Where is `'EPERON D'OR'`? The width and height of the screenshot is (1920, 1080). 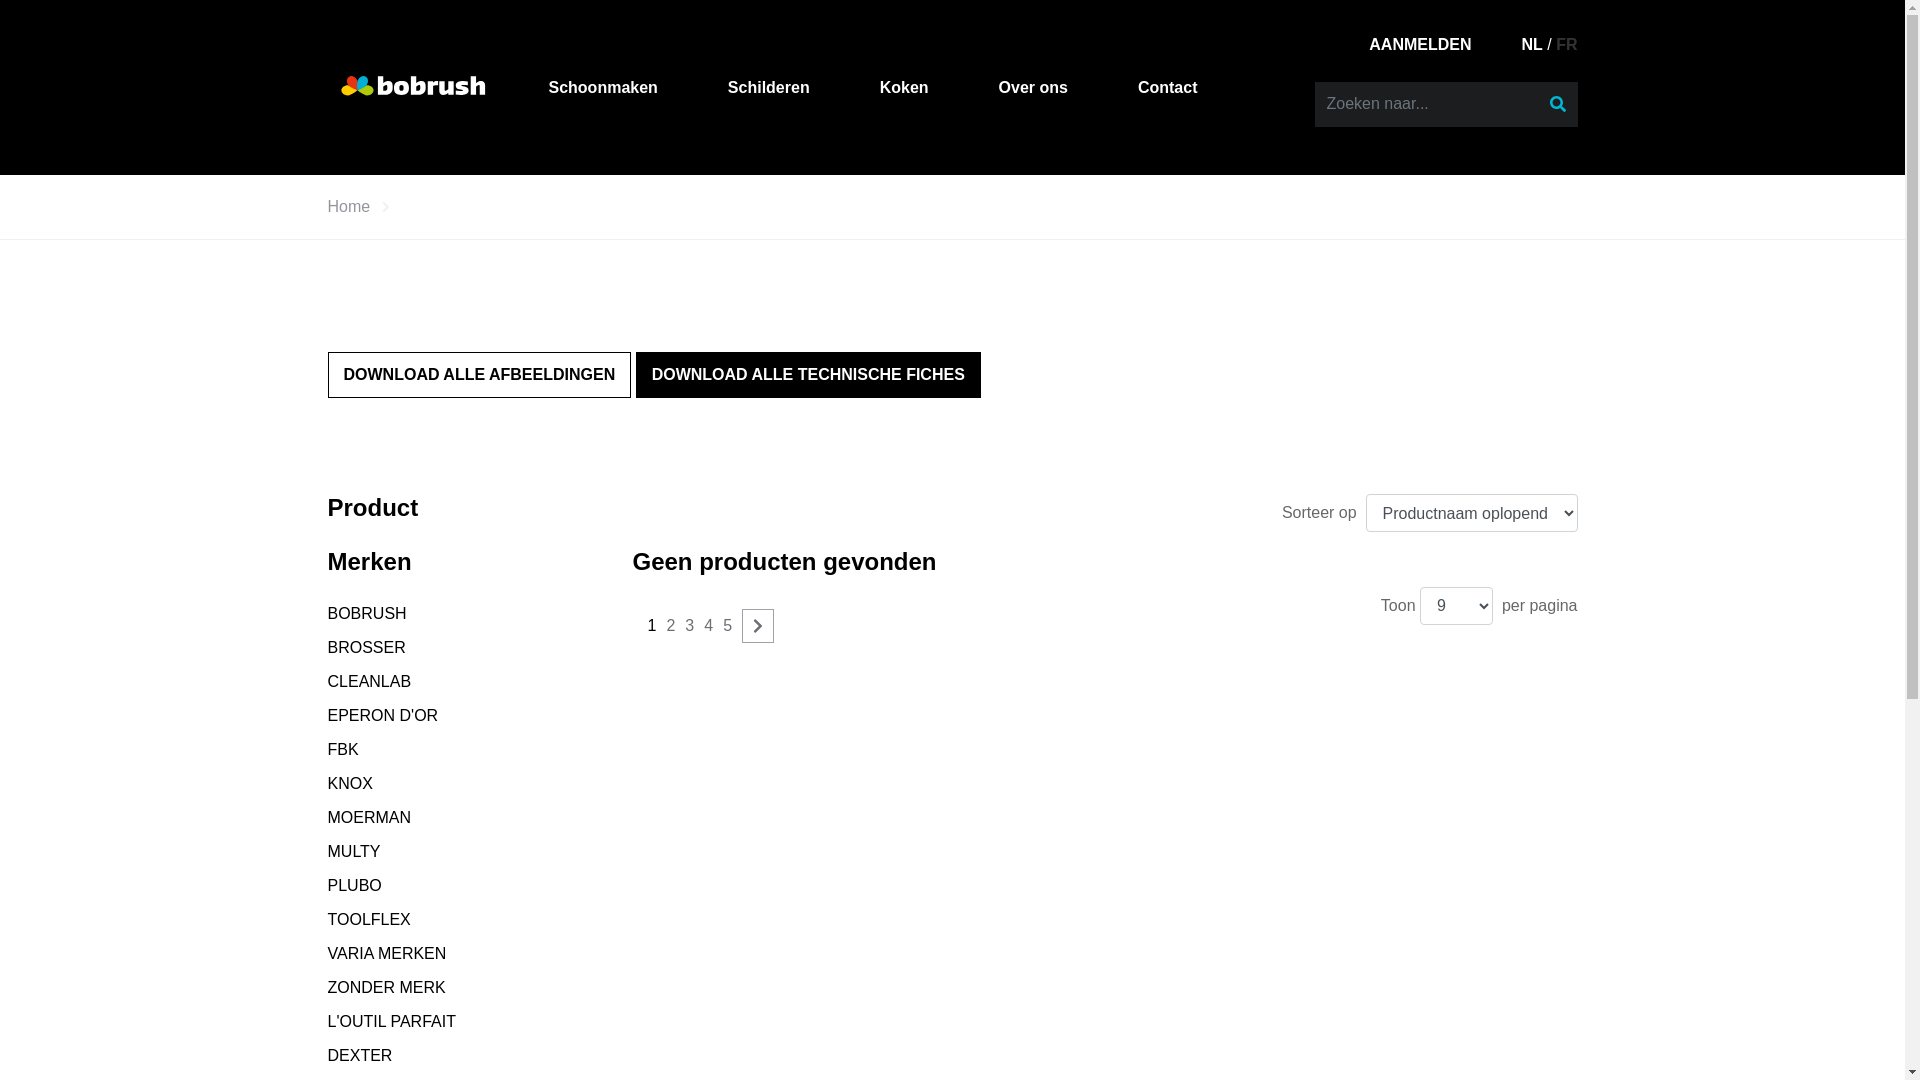 'EPERON D'OR' is located at coordinates (327, 715).